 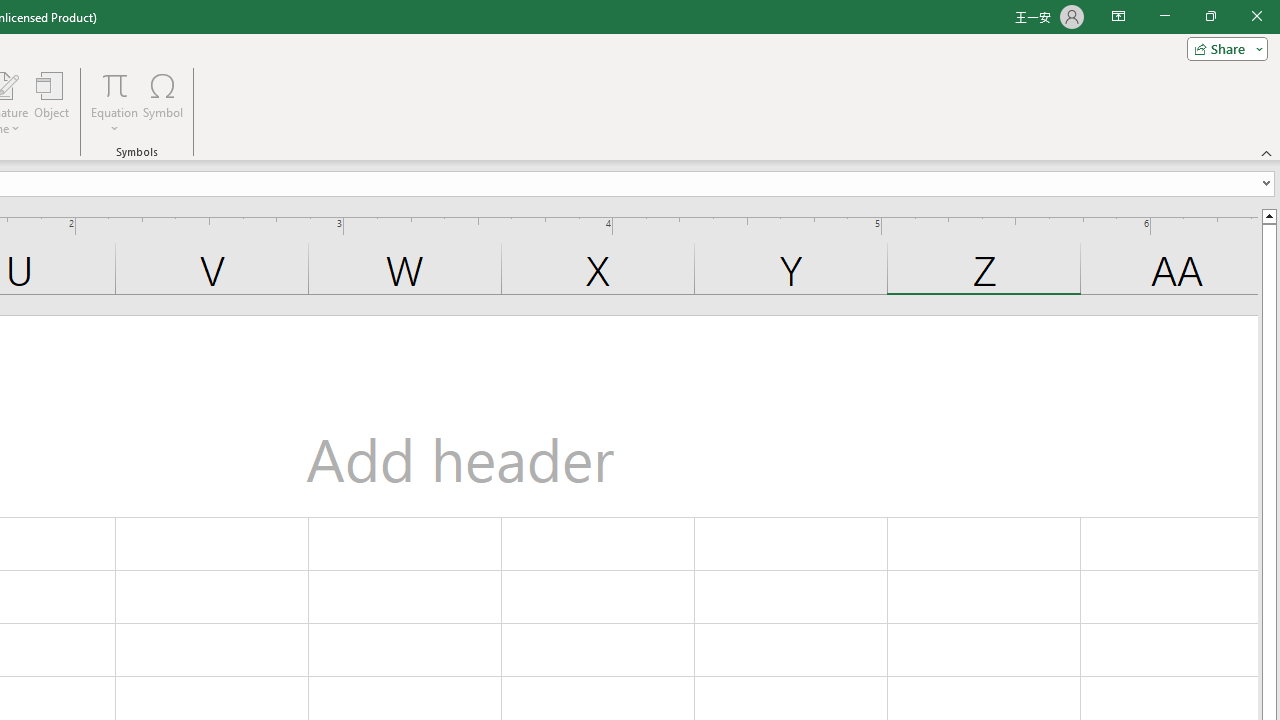 I want to click on 'Equation', so click(x=114, y=84).